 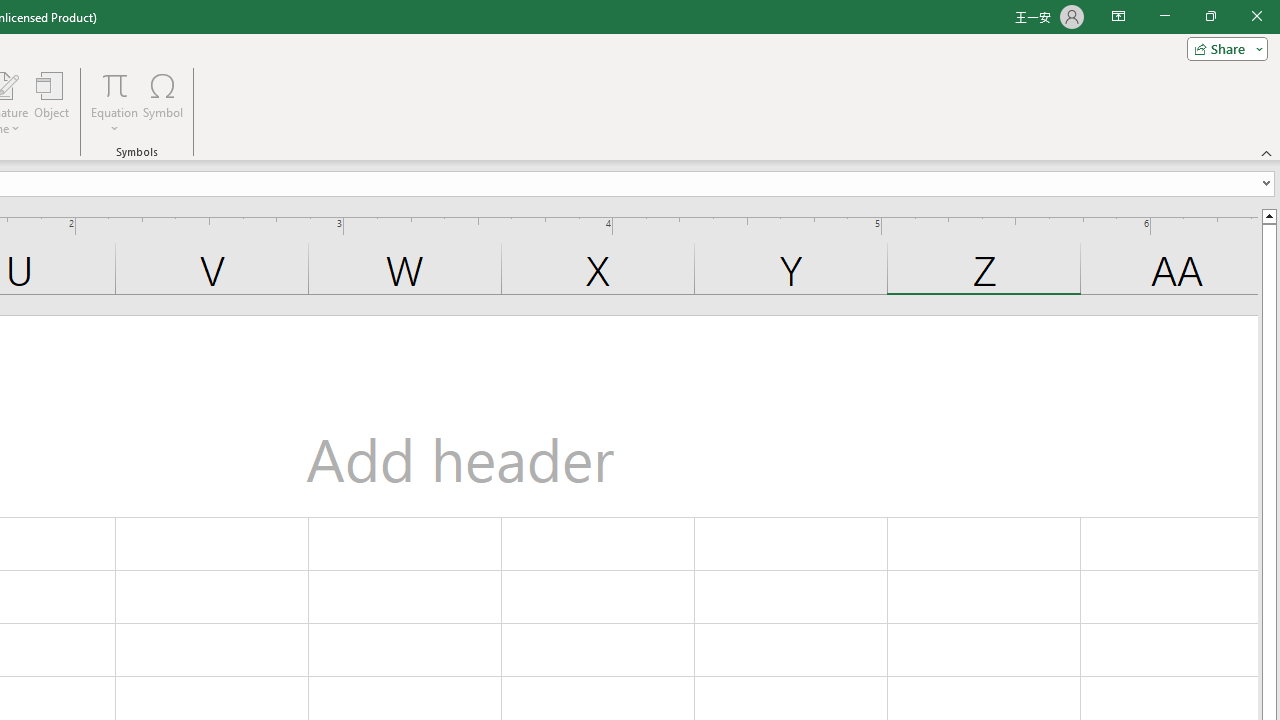 I want to click on 'Equation', so click(x=114, y=84).